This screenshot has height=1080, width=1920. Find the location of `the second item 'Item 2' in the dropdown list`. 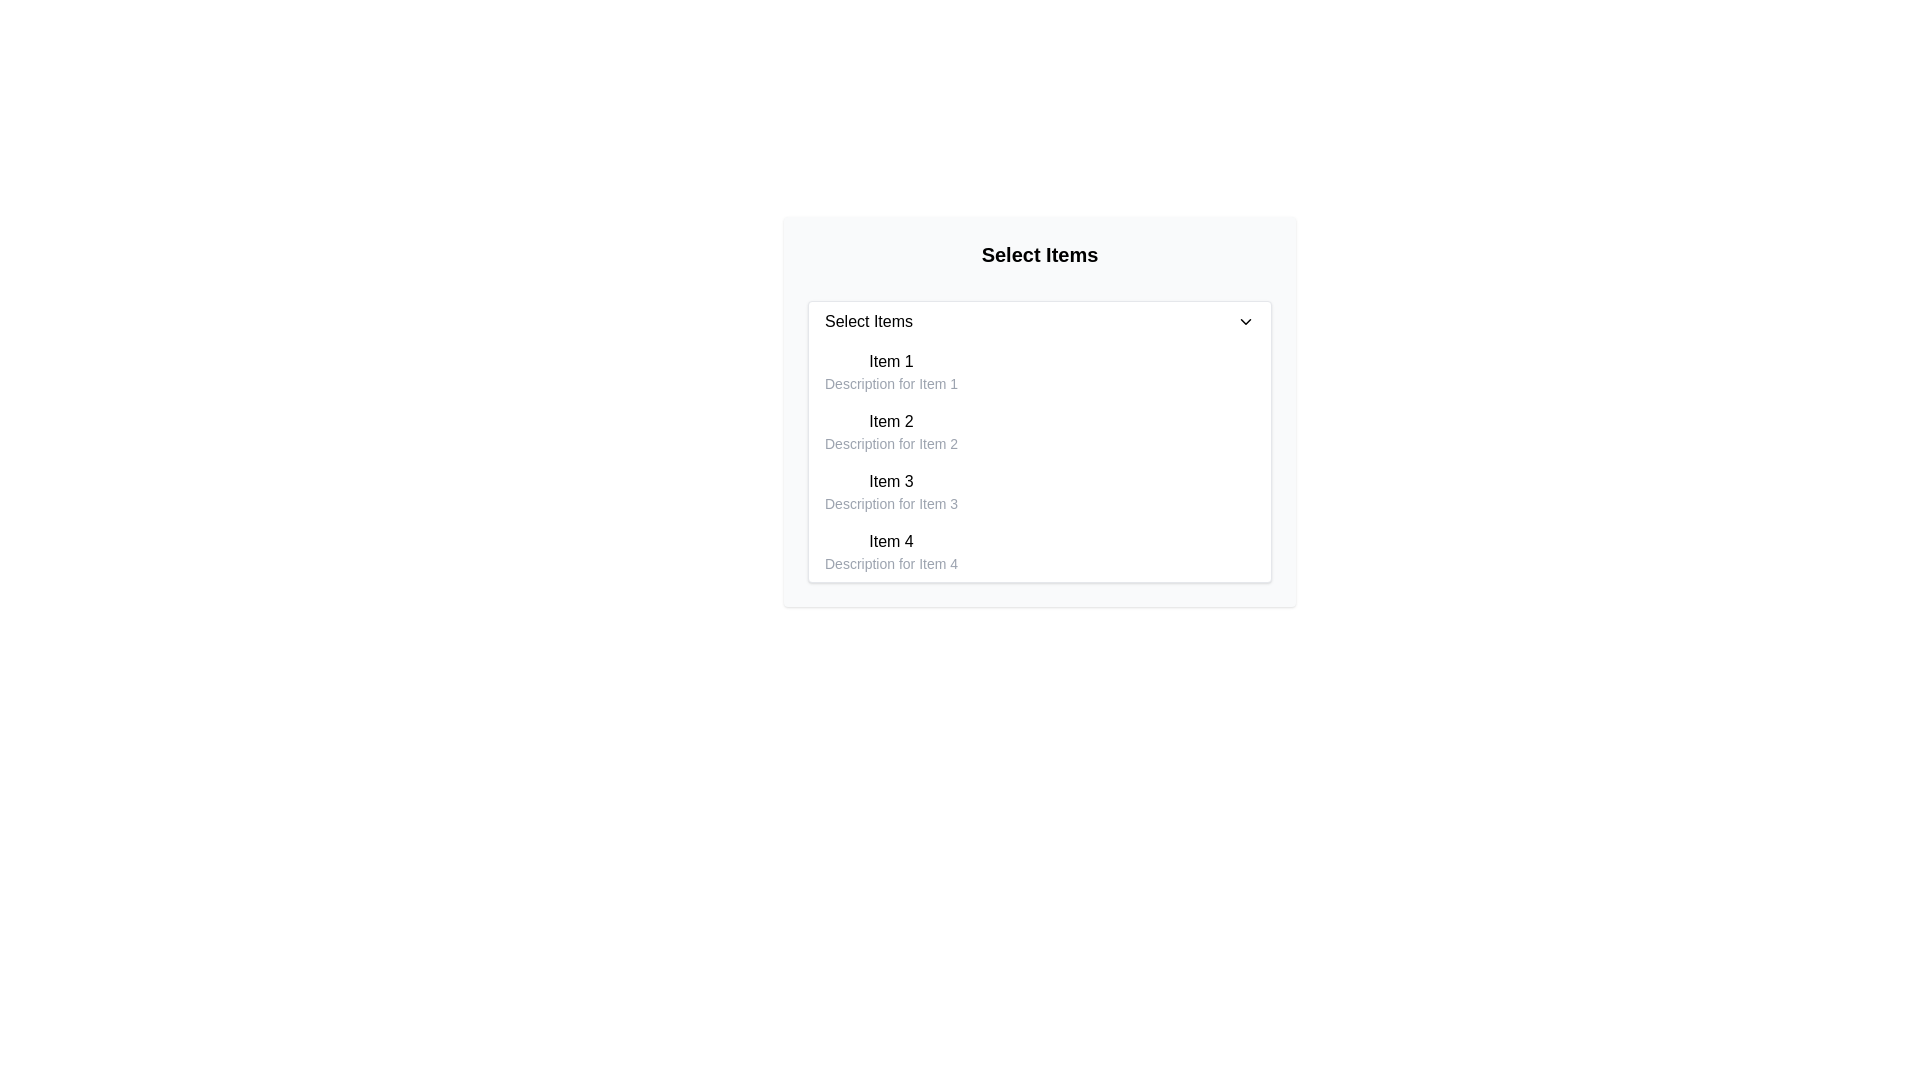

the second item 'Item 2' in the dropdown list is located at coordinates (890, 431).